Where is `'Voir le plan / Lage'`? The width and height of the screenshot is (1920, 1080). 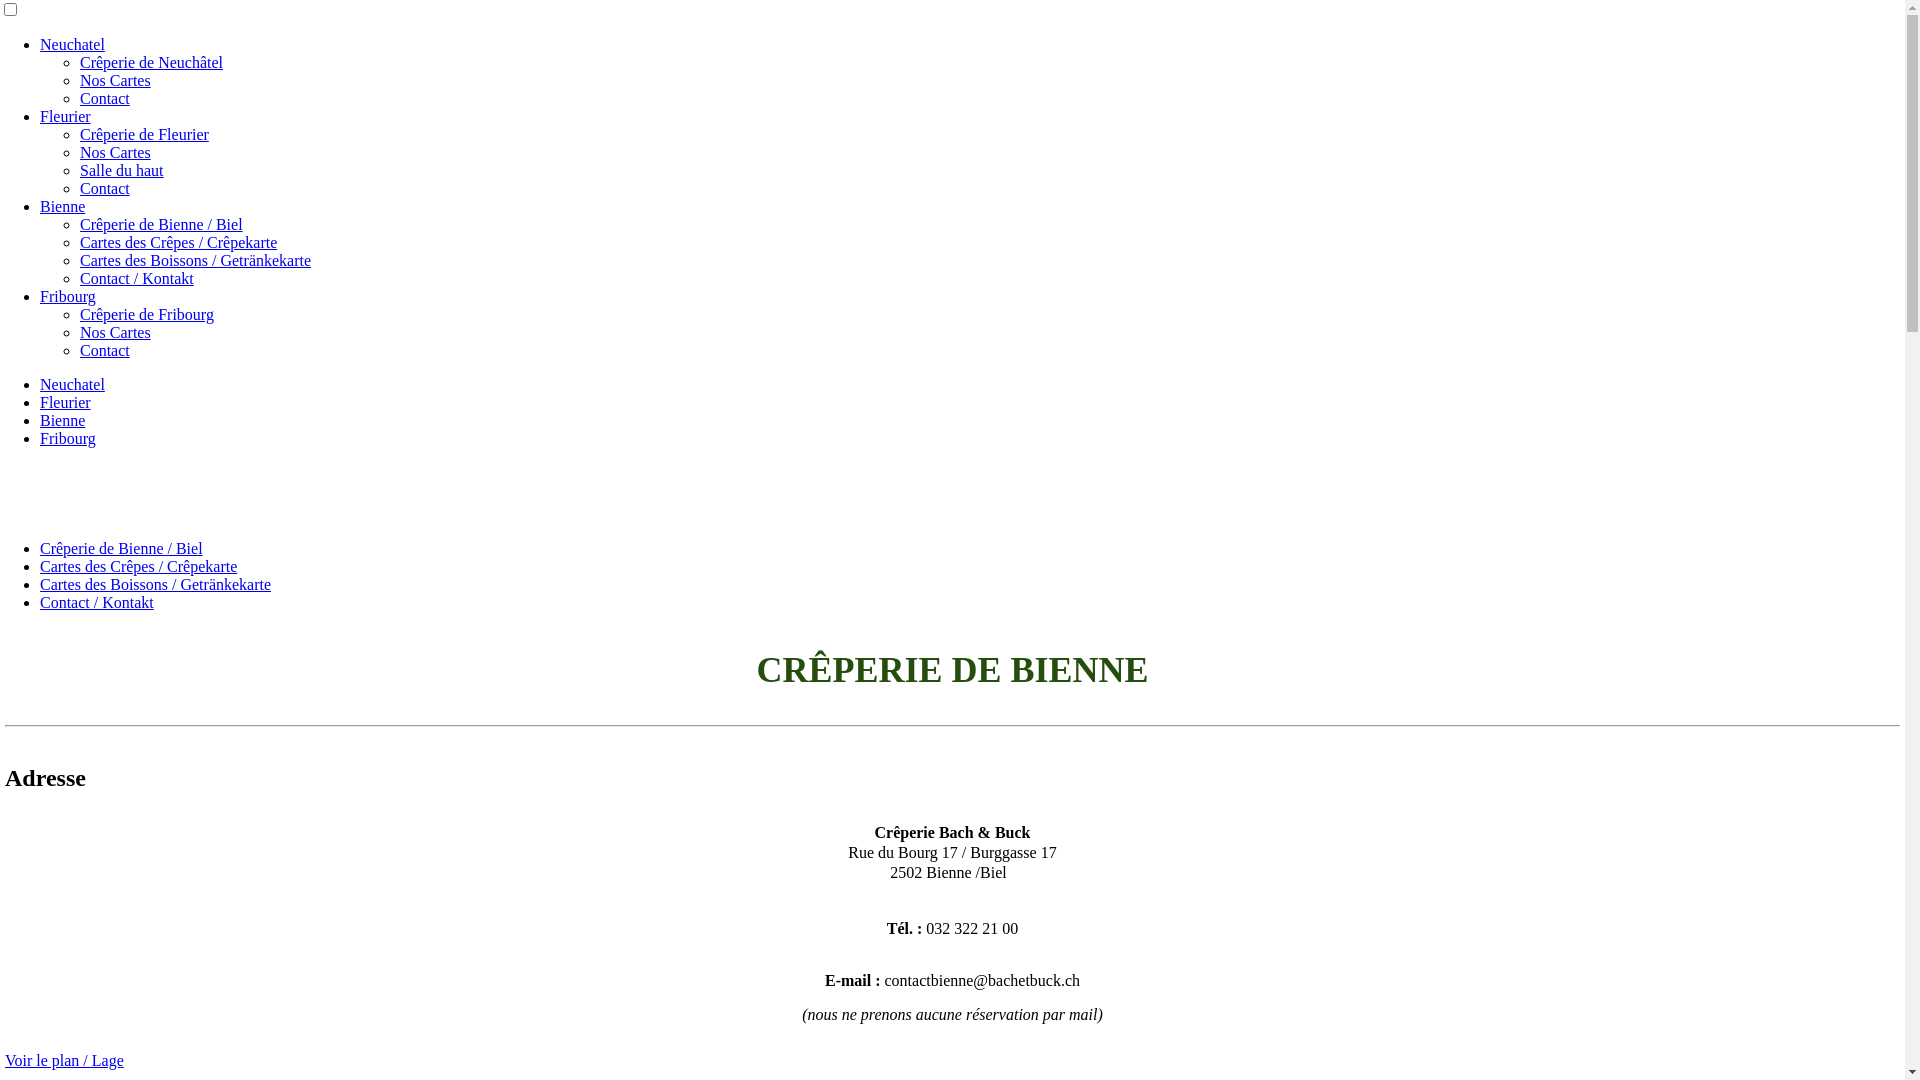
'Voir le plan / Lage' is located at coordinates (4, 1059).